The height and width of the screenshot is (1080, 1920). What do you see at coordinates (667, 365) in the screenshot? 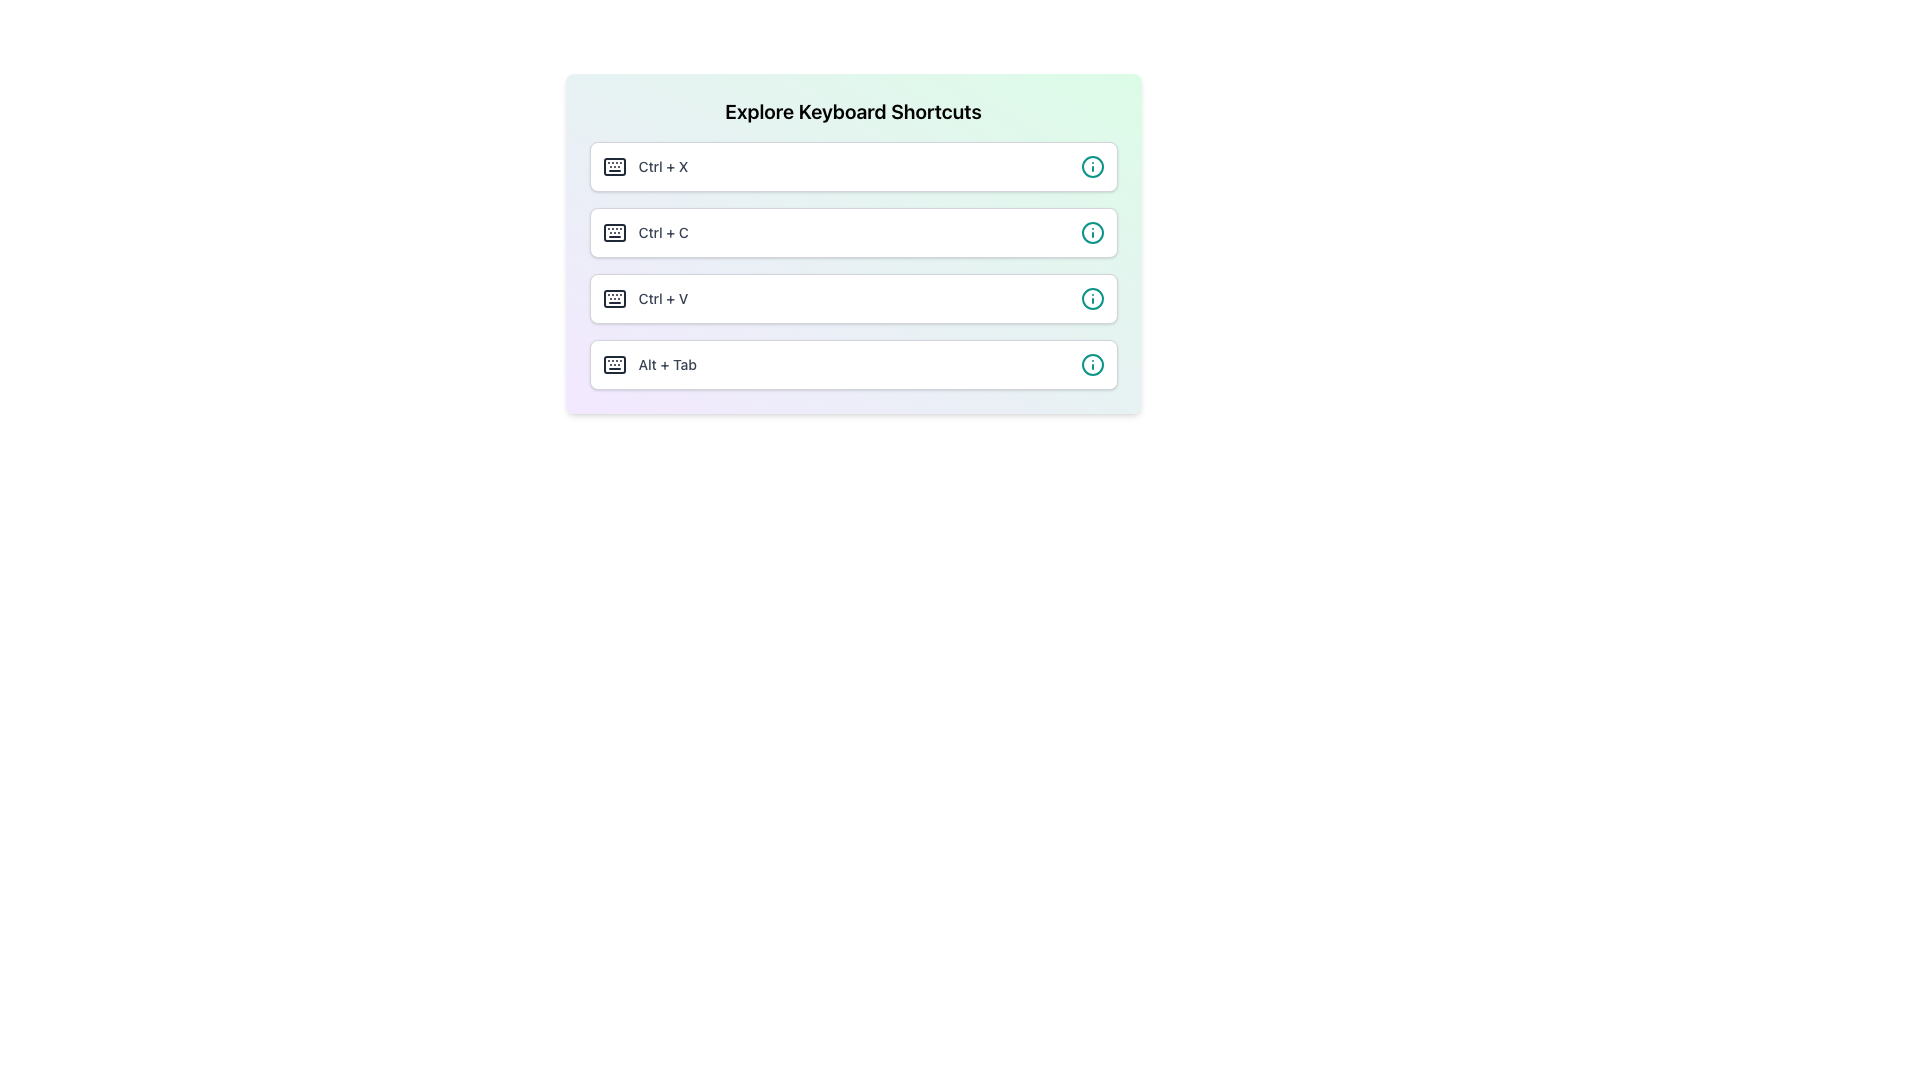
I see `the text element that presents the keyboard shortcut 'Alt + Tab' in the instructional interface, which is the fourth item in a vertical list of keyboard shortcuts` at bounding box center [667, 365].